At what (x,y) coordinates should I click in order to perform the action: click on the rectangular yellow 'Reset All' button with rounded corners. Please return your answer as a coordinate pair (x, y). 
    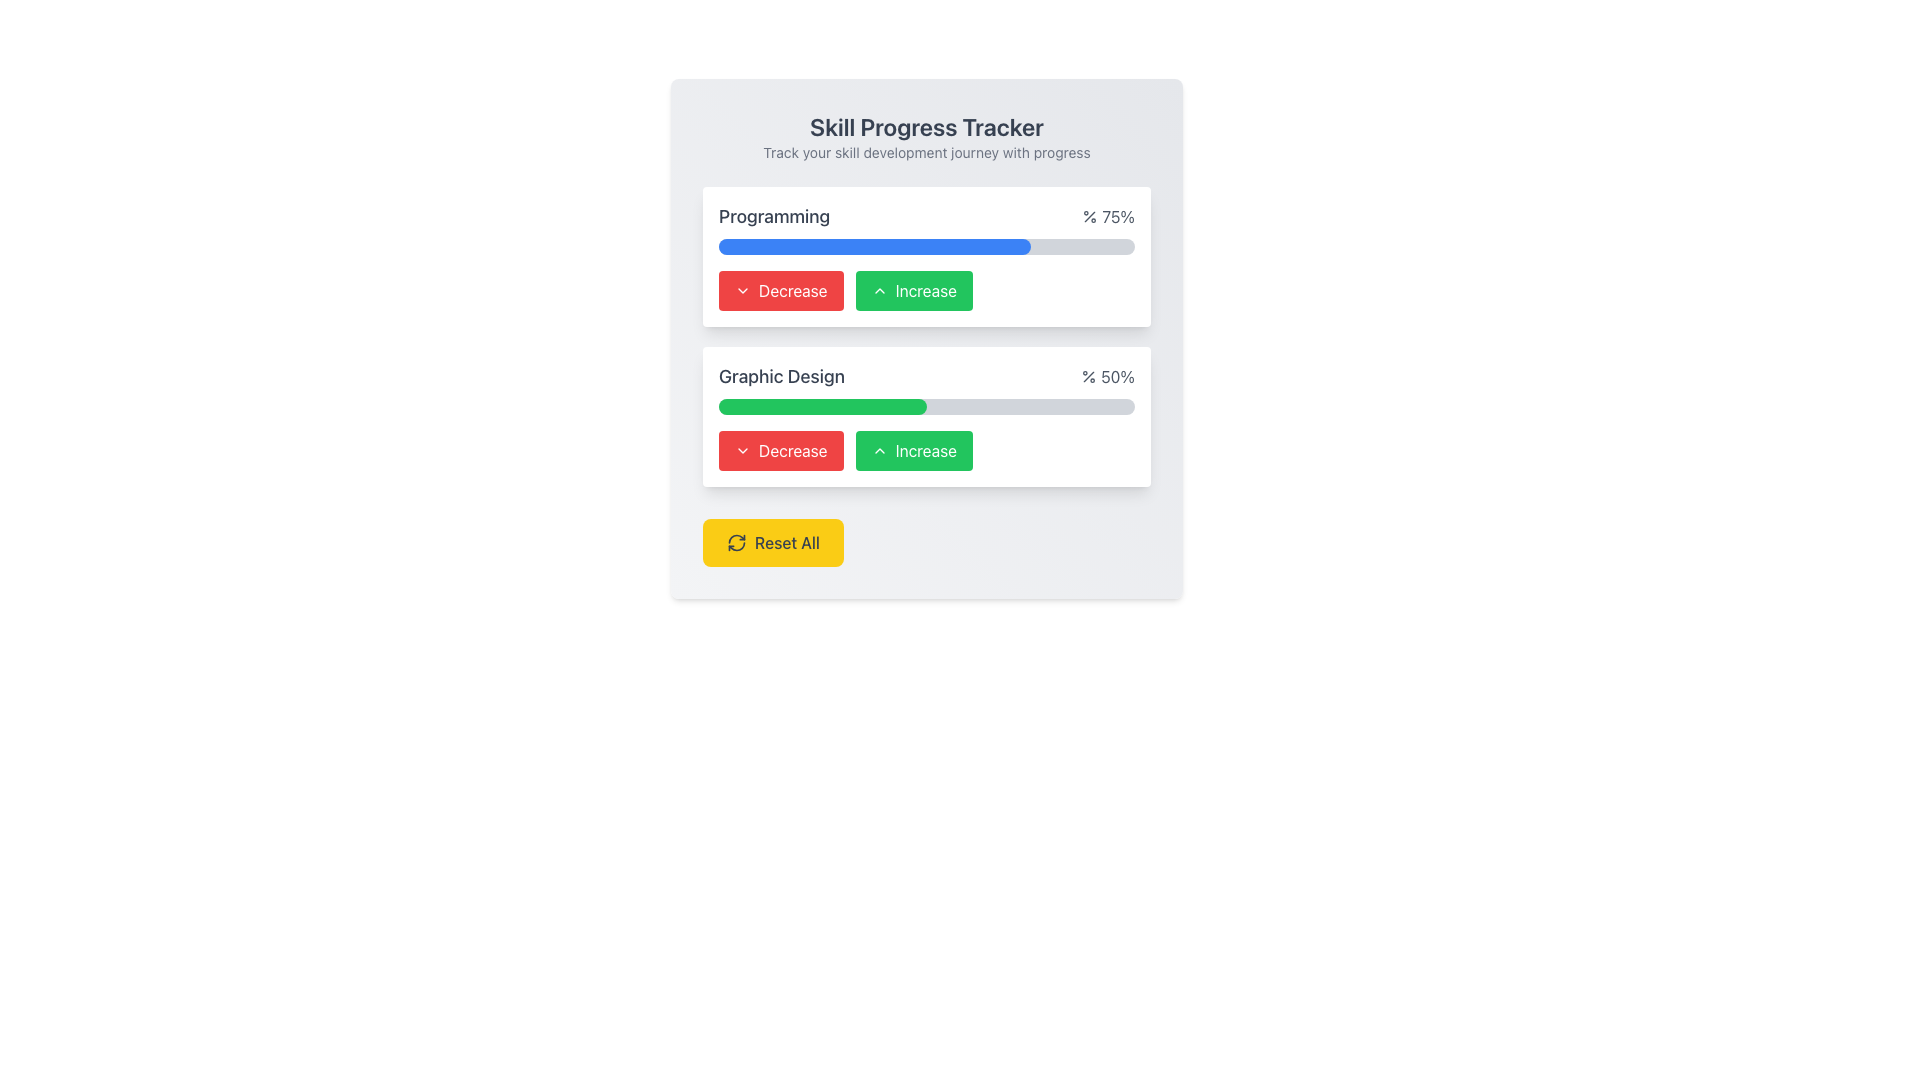
    Looking at the image, I should click on (772, 543).